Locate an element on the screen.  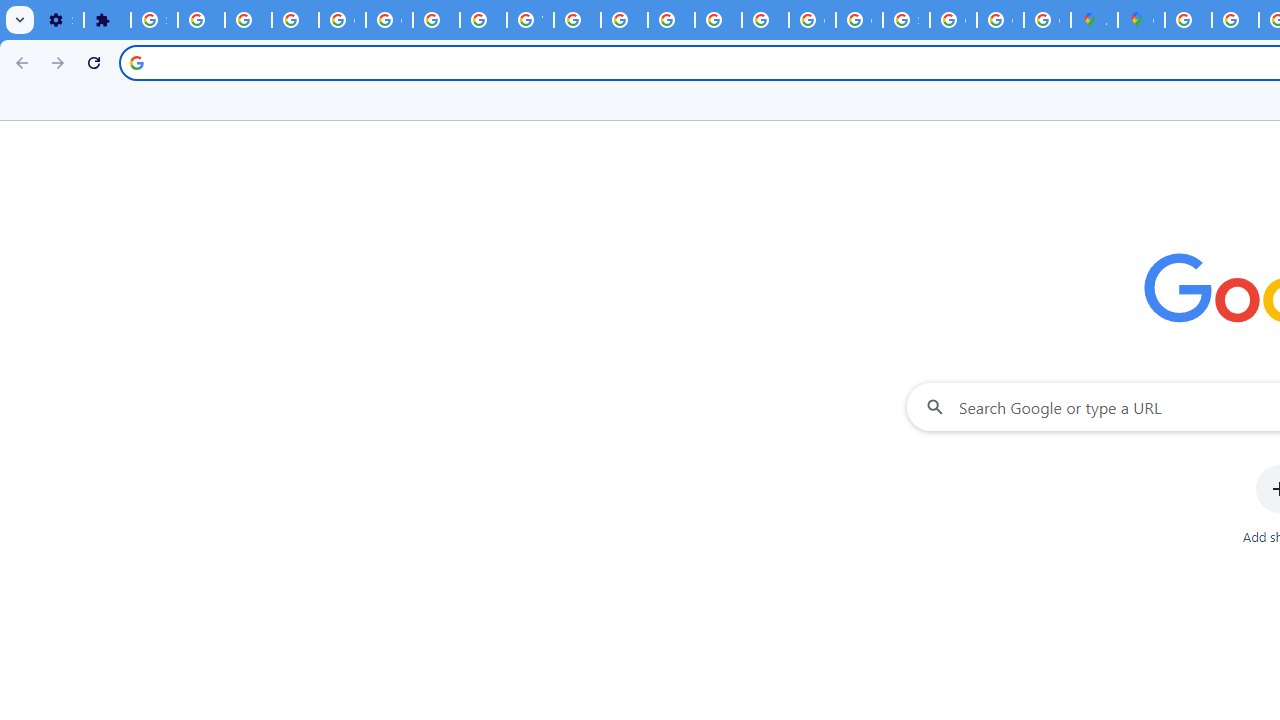
'Delete photos & videos - Computer - Google Photos Help' is located at coordinates (201, 20).